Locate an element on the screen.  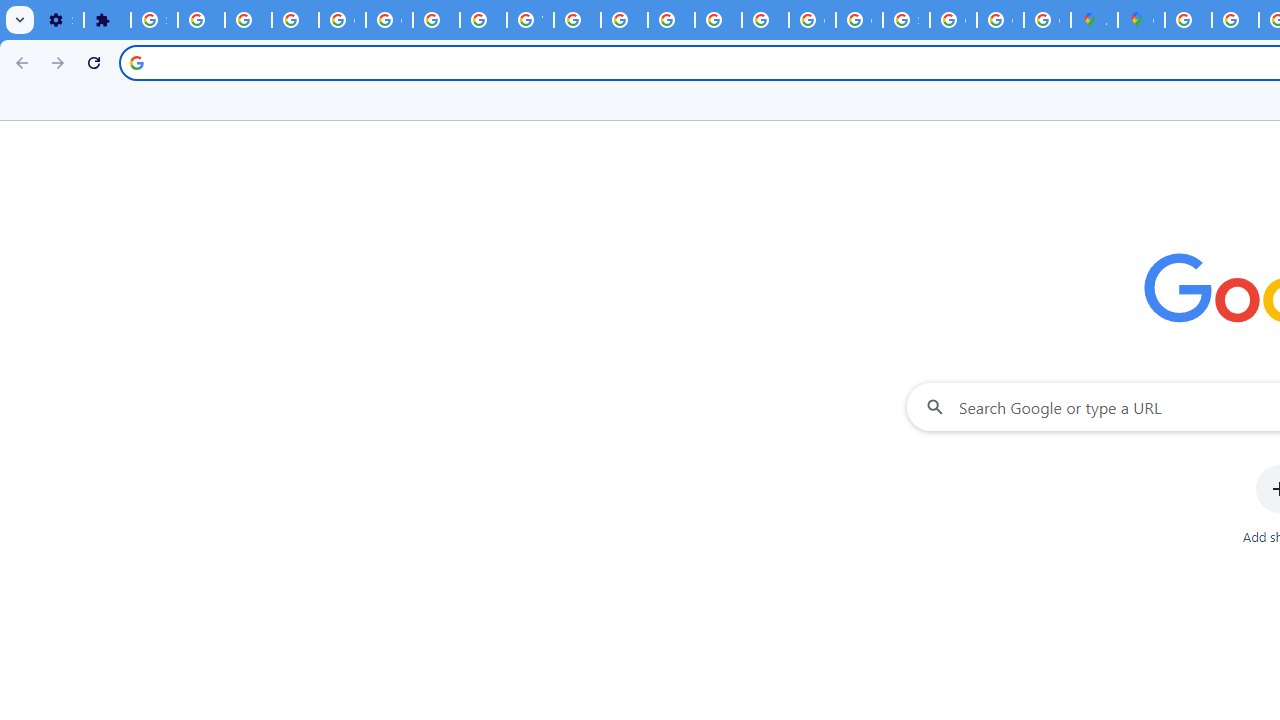
'Delete photos & videos - Computer - Google Photos Help' is located at coordinates (201, 20).